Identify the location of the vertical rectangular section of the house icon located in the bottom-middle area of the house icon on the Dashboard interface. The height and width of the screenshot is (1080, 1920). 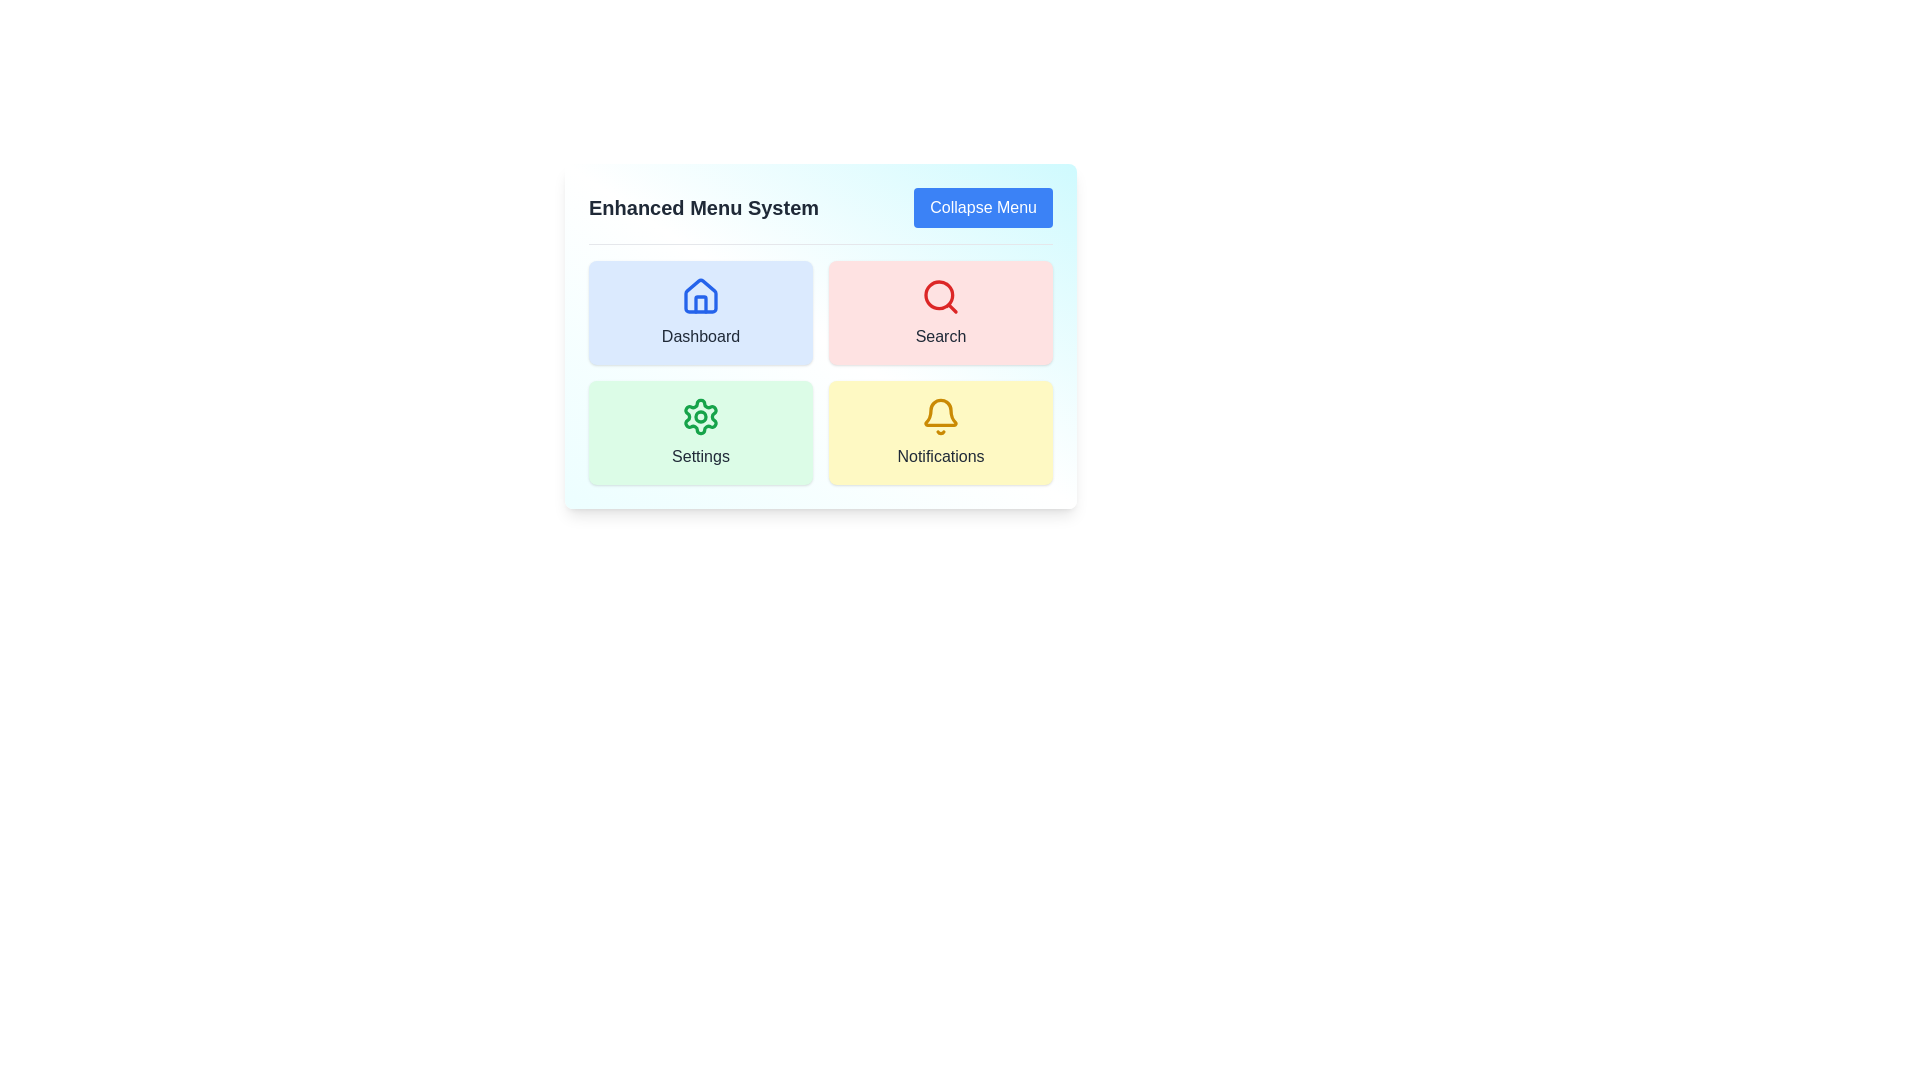
(700, 304).